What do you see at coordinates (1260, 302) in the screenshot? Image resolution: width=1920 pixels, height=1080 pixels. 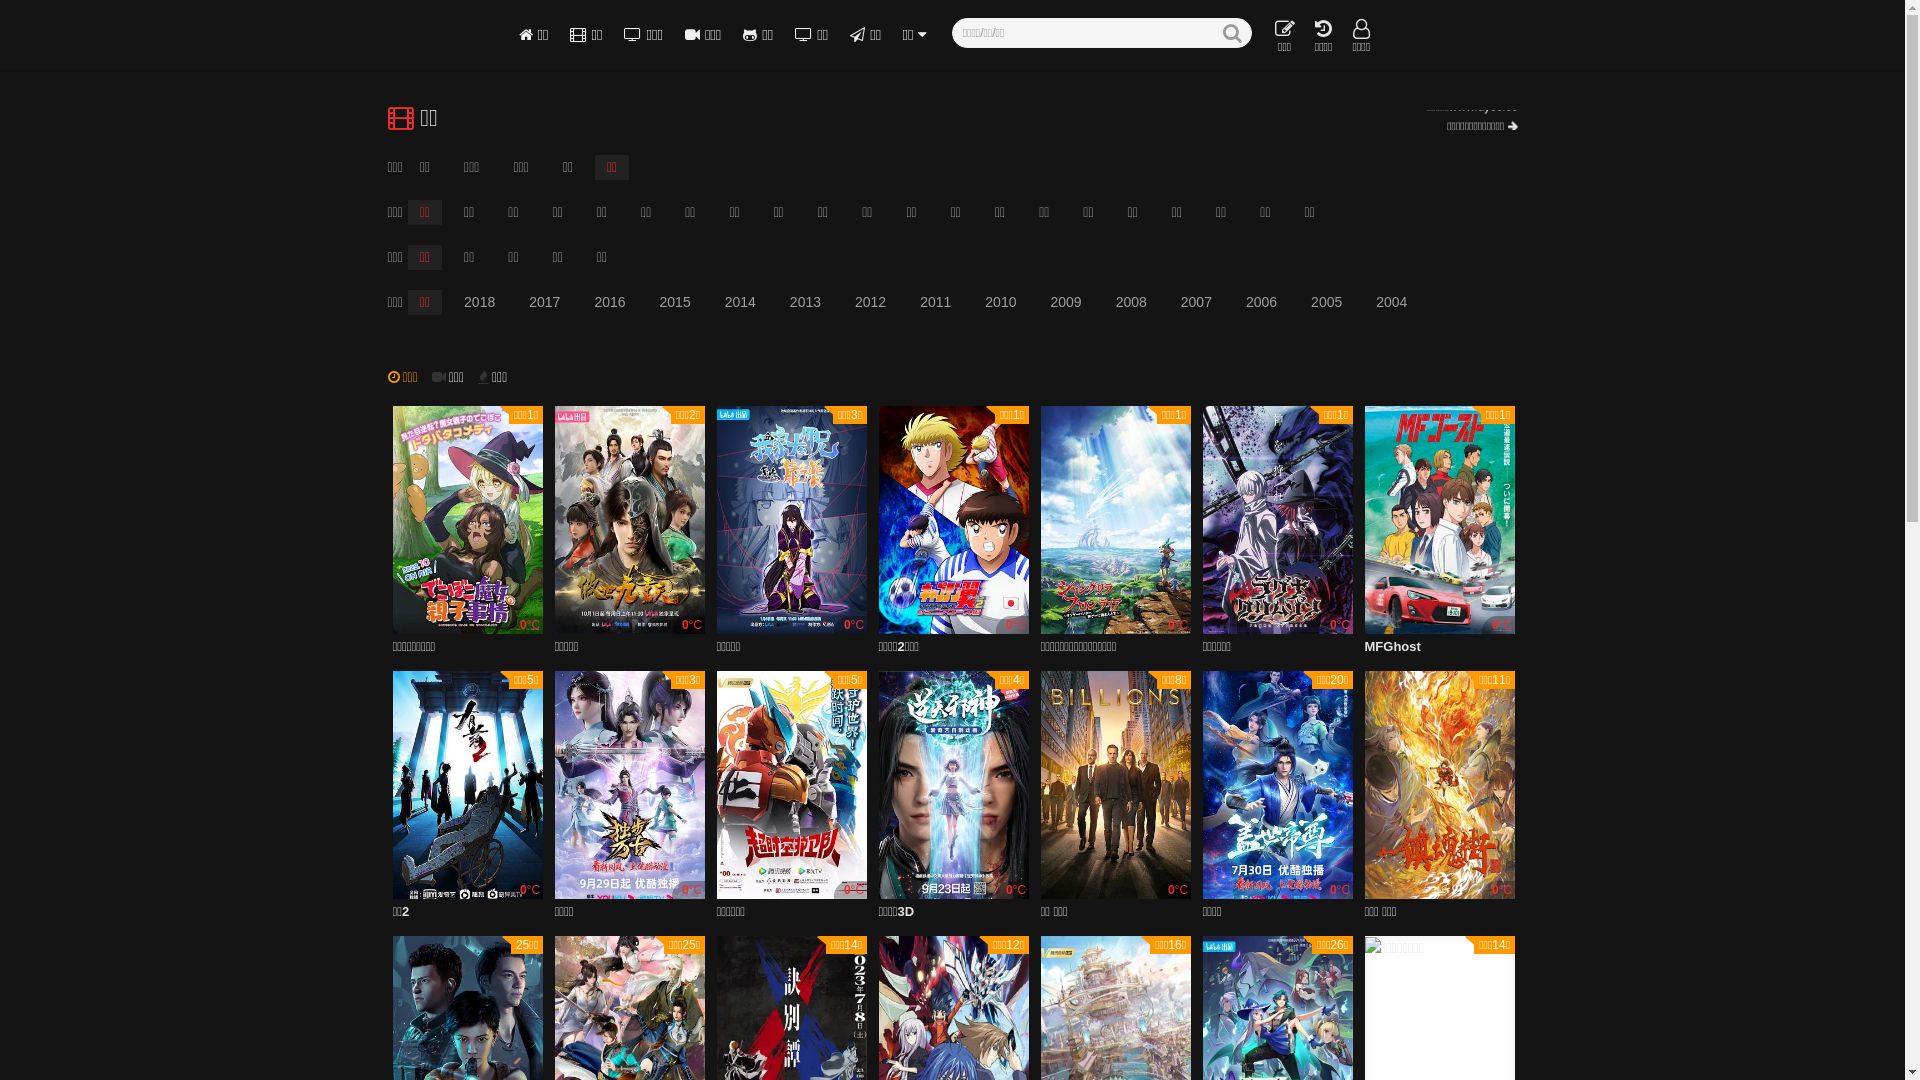 I see `'2006'` at bounding box center [1260, 302].